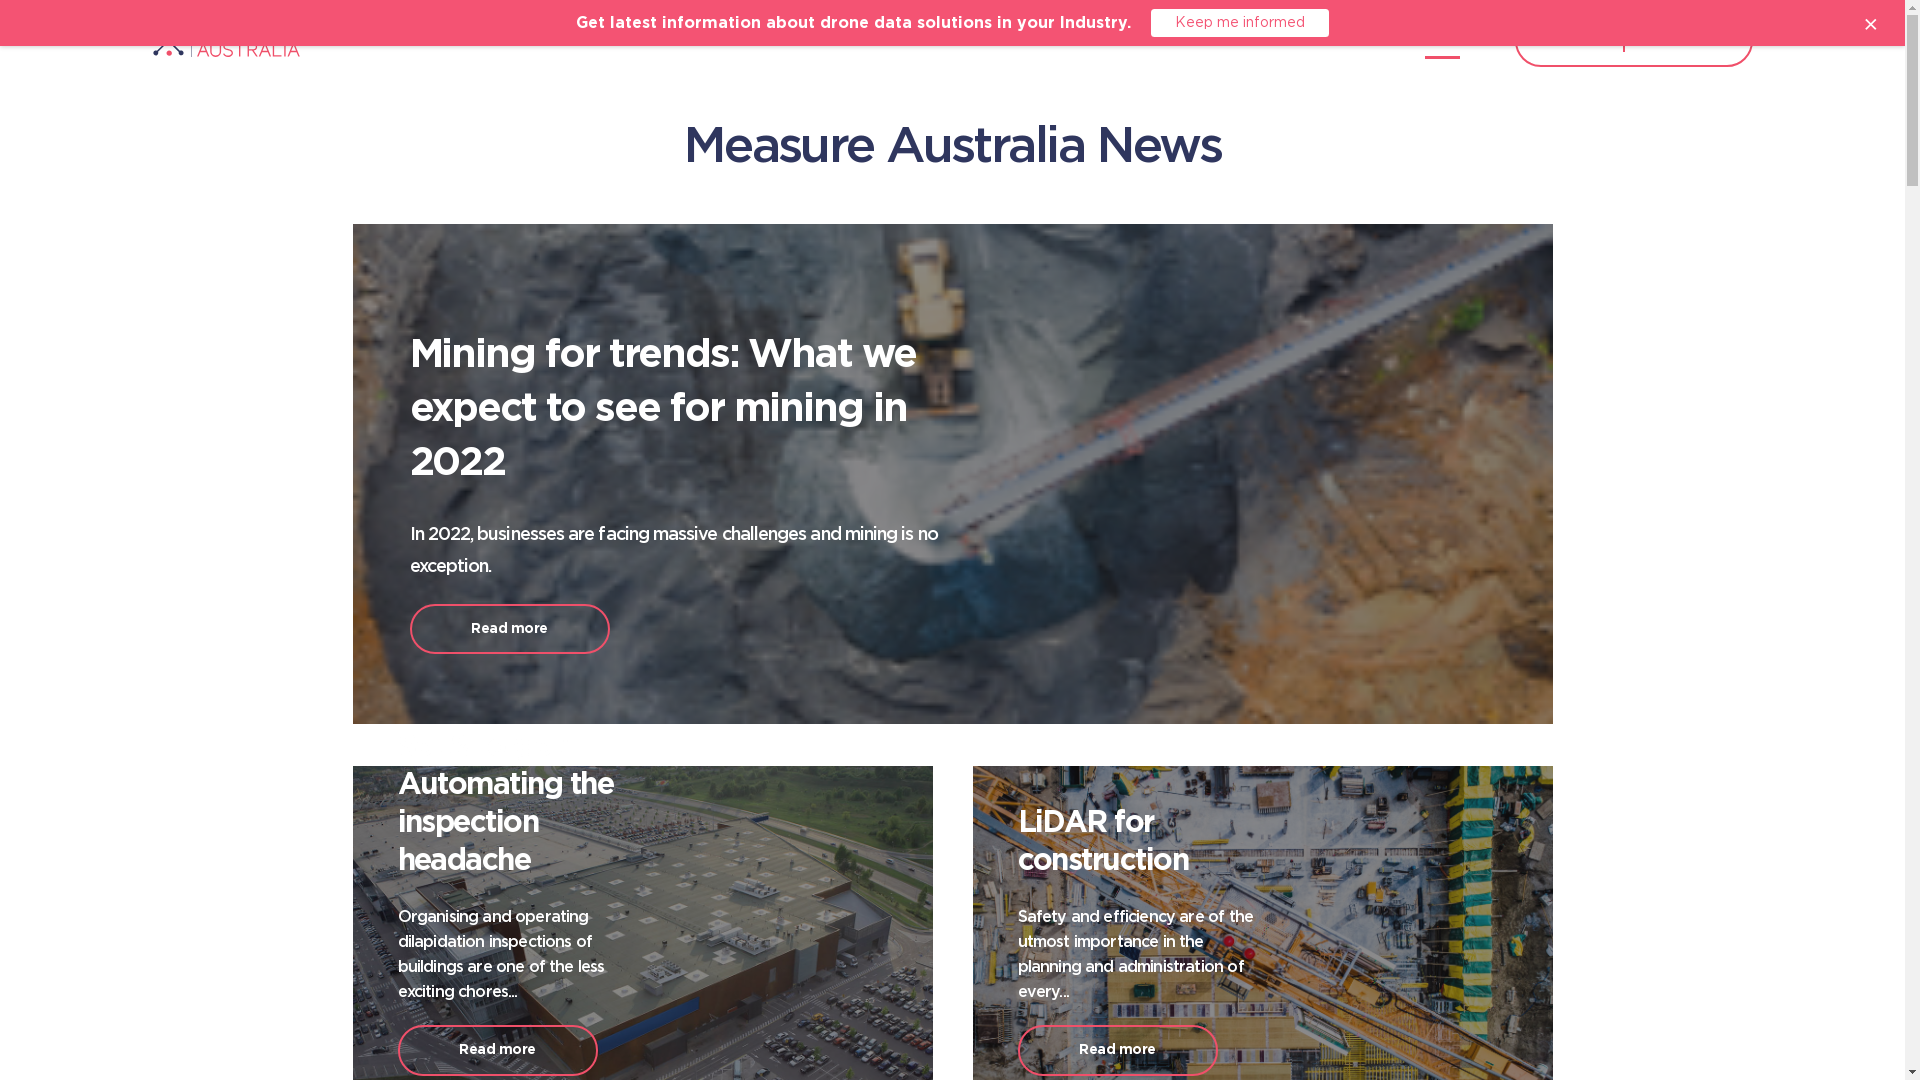 The height and width of the screenshot is (1080, 1920). What do you see at coordinates (1151, 23) in the screenshot?
I see `'Keep me informed'` at bounding box center [1151, 23].